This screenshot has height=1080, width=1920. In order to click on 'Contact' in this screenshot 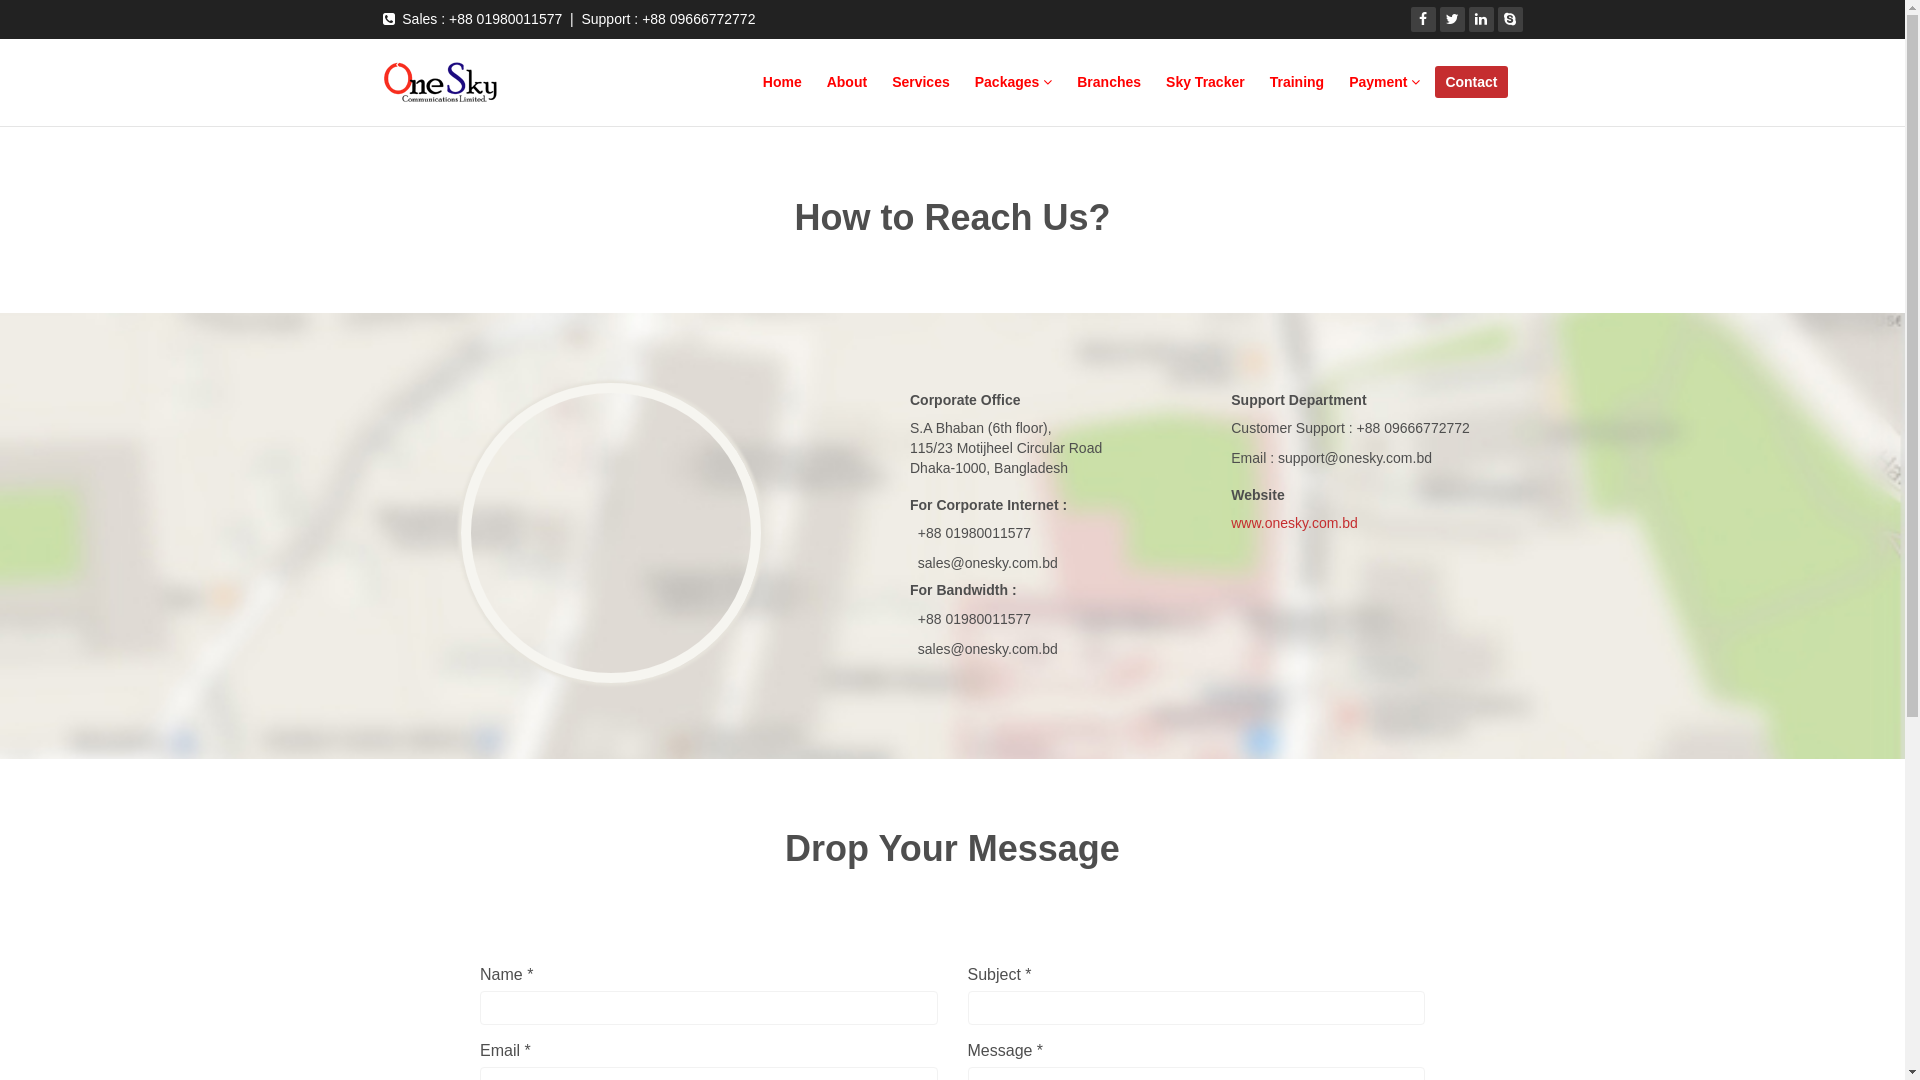, I will do `click(1470, 80)`.